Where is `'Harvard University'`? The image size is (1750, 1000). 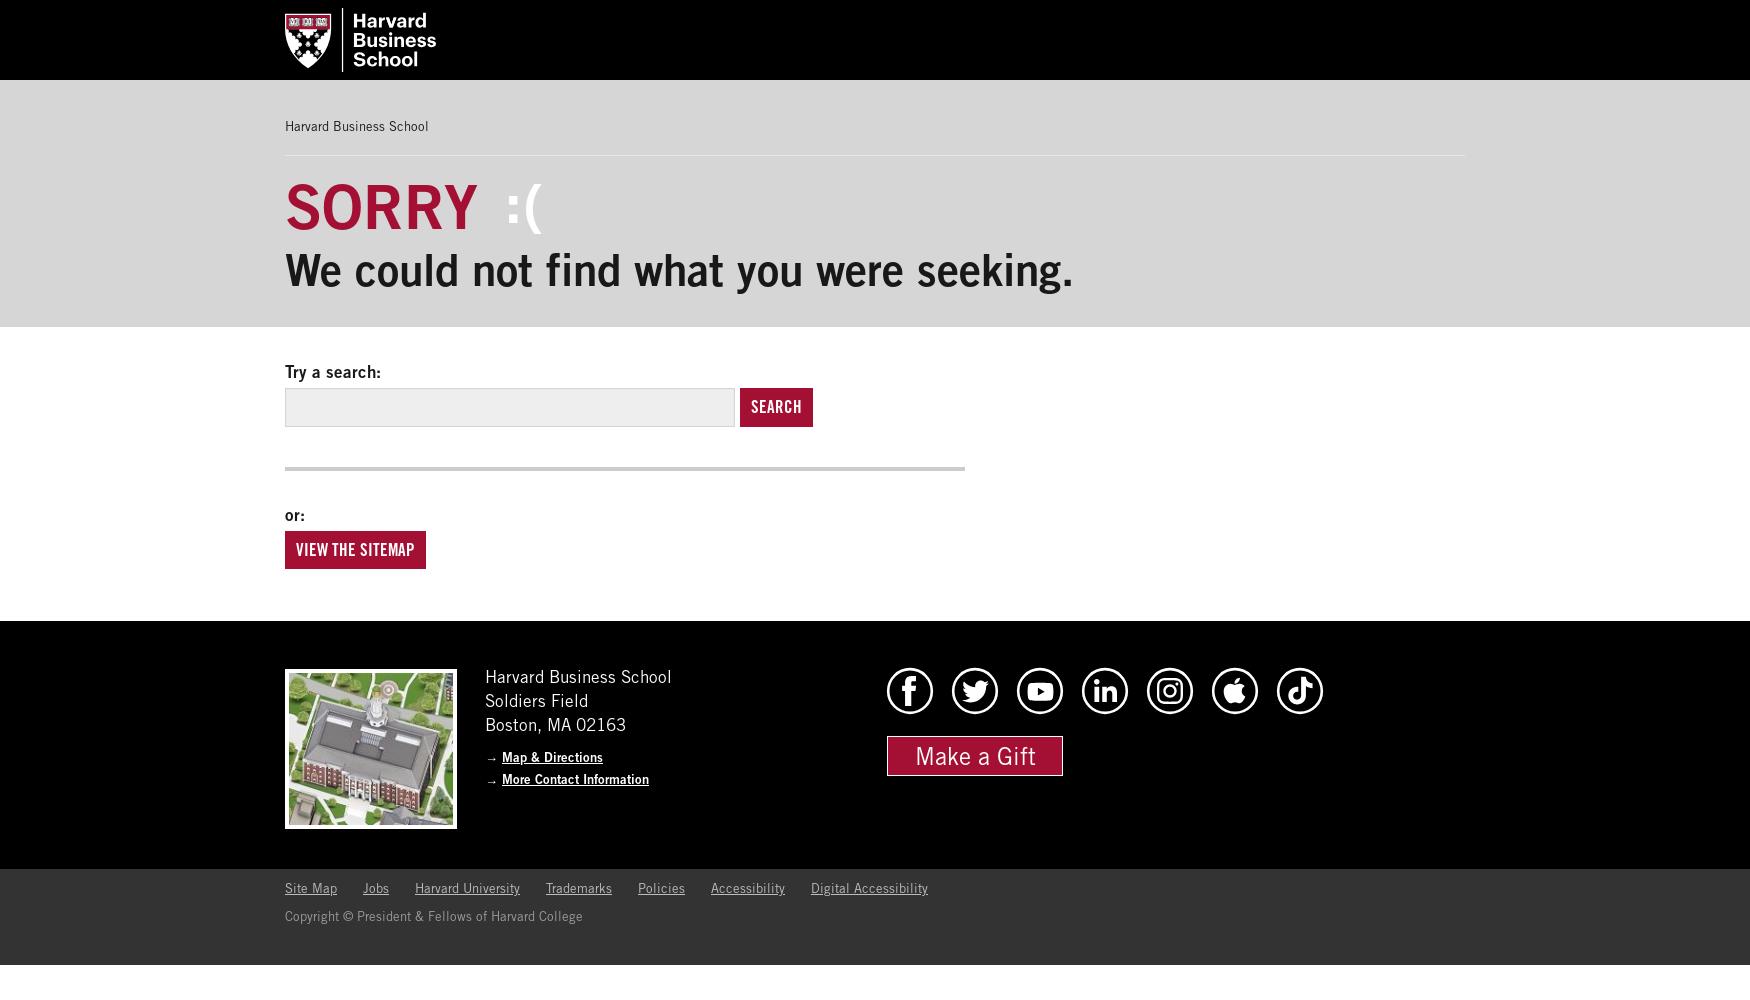 'Harvard University' is located at coordinates (467, 888).